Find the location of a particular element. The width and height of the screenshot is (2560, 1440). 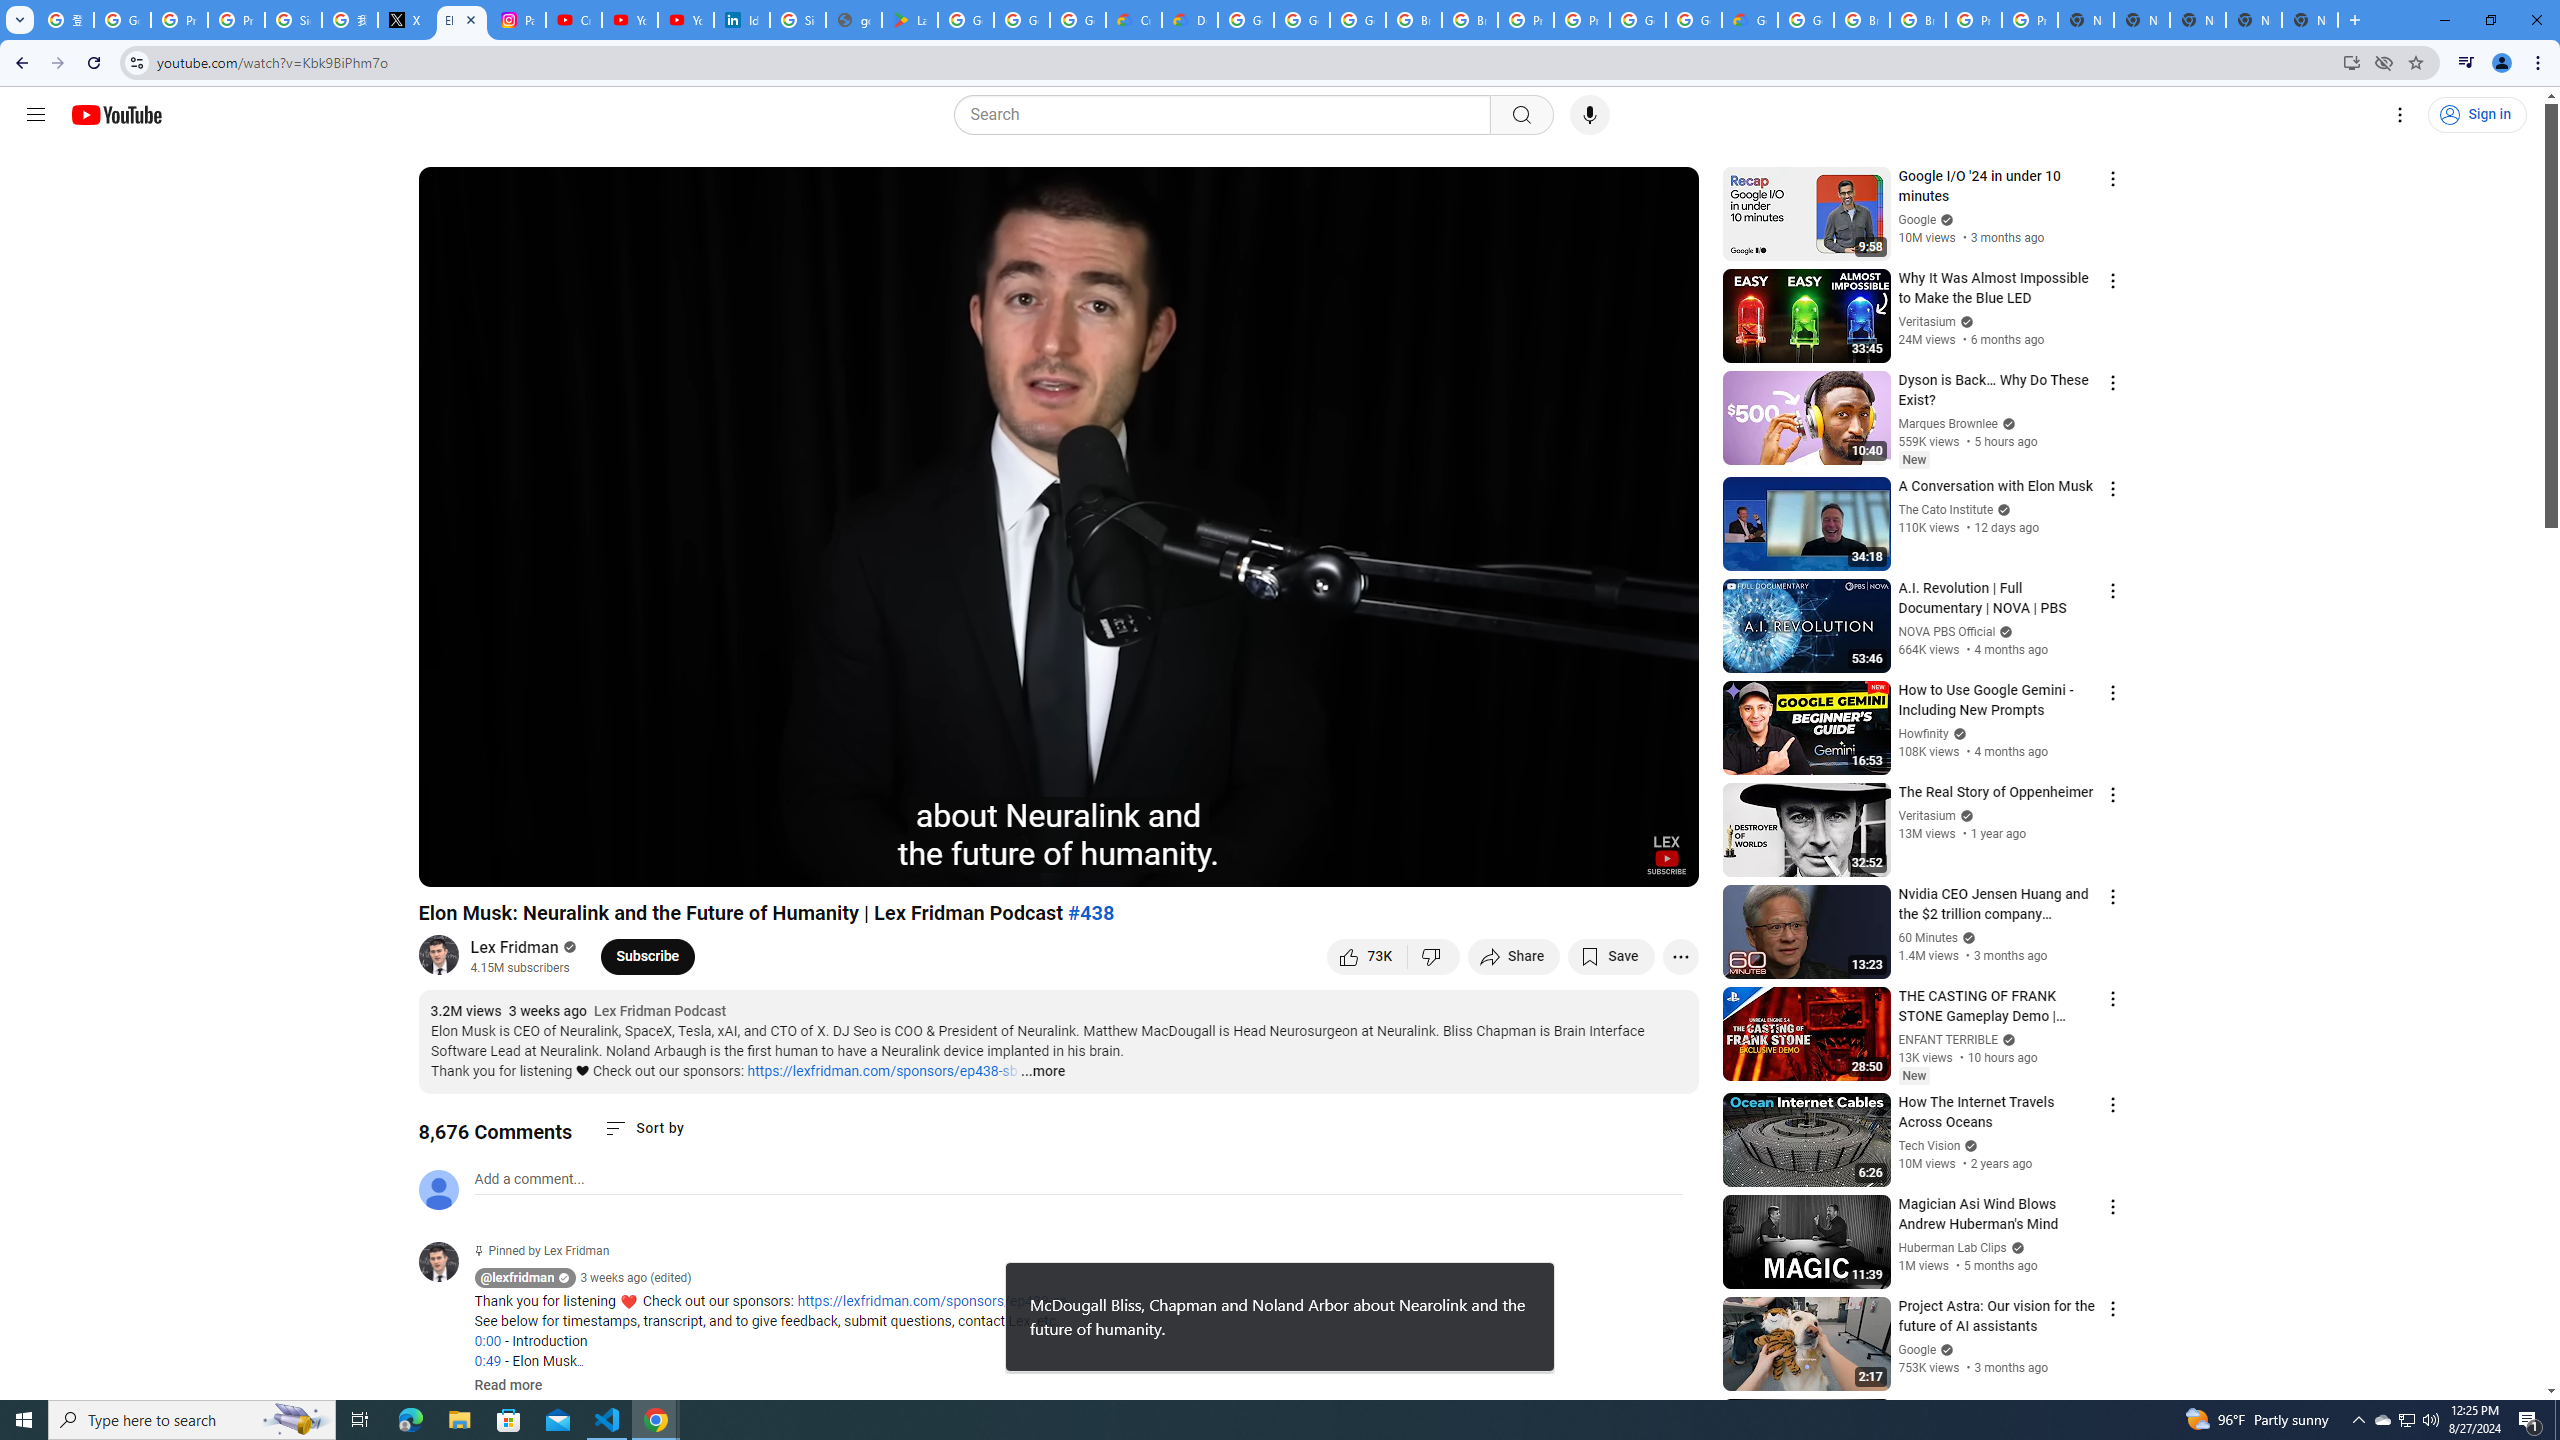

'Google Cloud Estimate Summary' is located at coordinates (1748, 19).